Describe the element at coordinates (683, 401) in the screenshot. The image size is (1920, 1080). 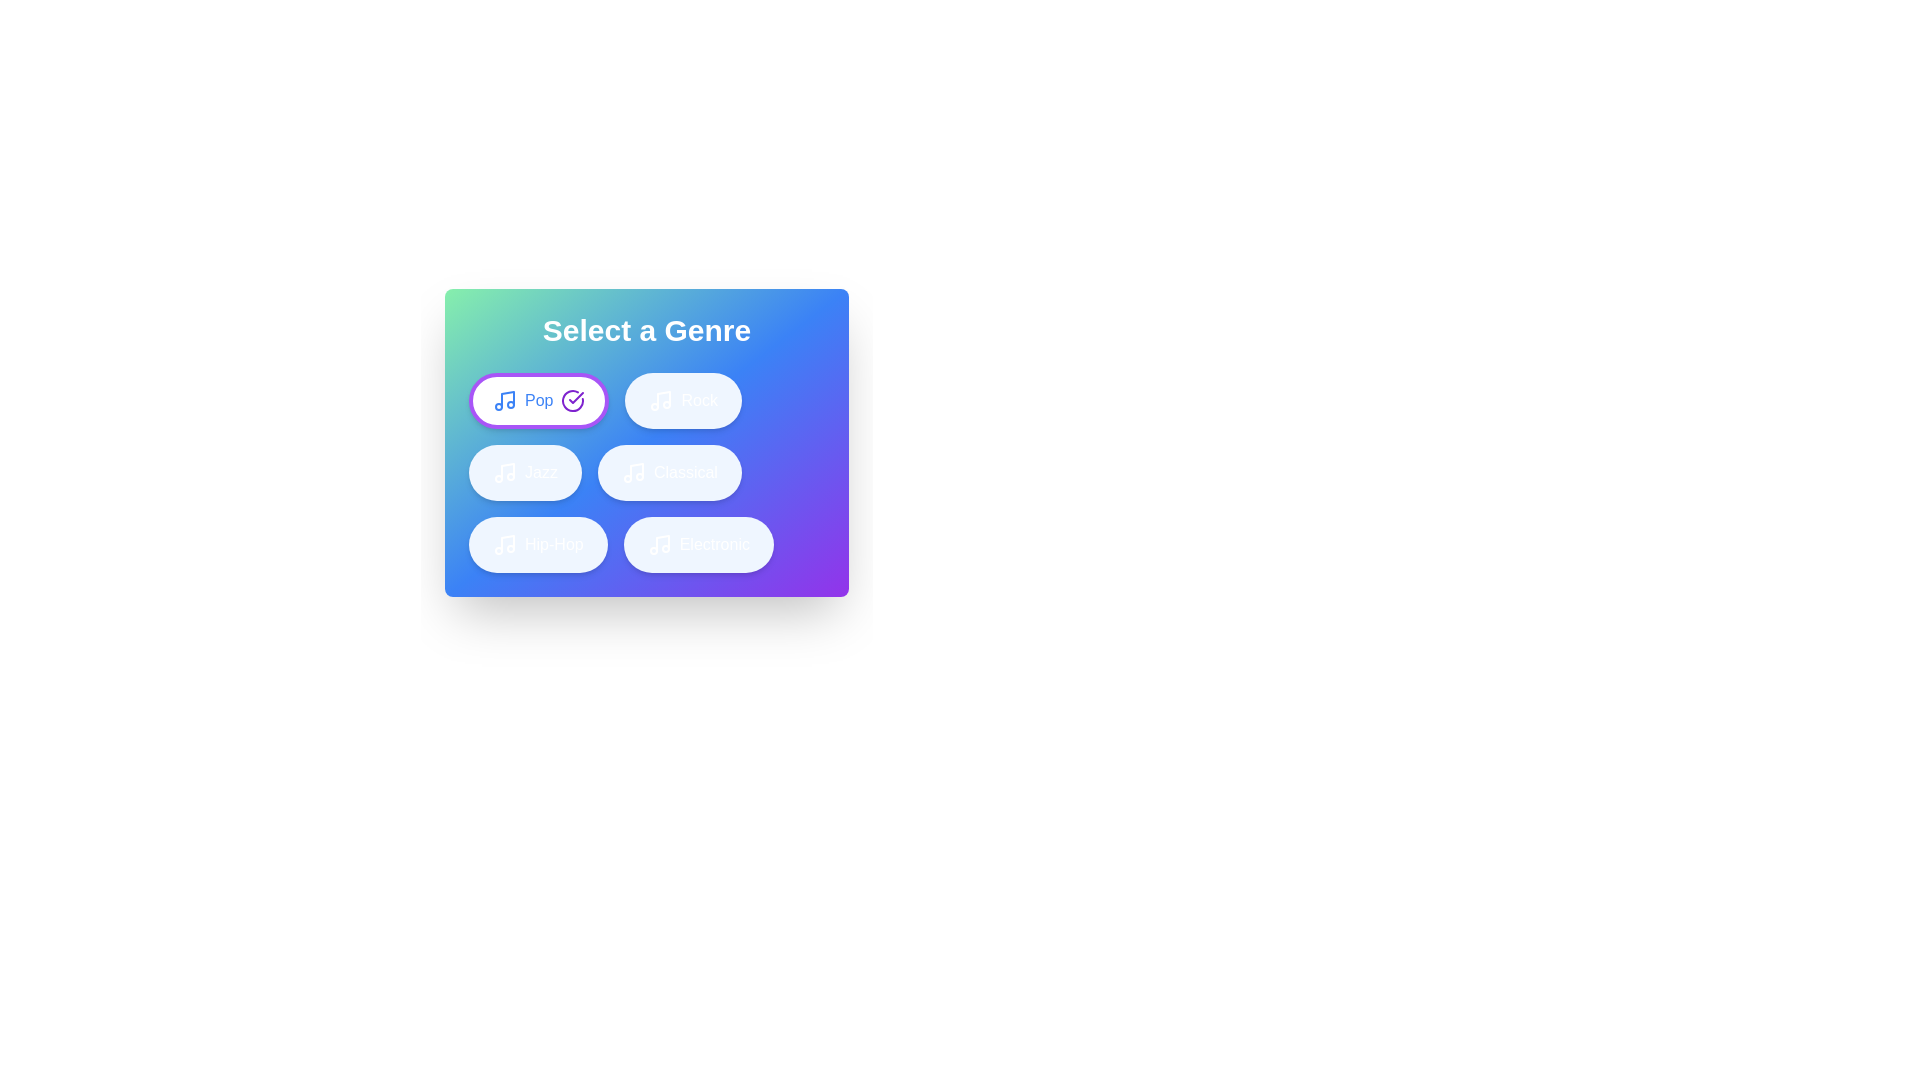
I see `the 'Rock' genre button, which is the second button in the first row of genre options` at that location.